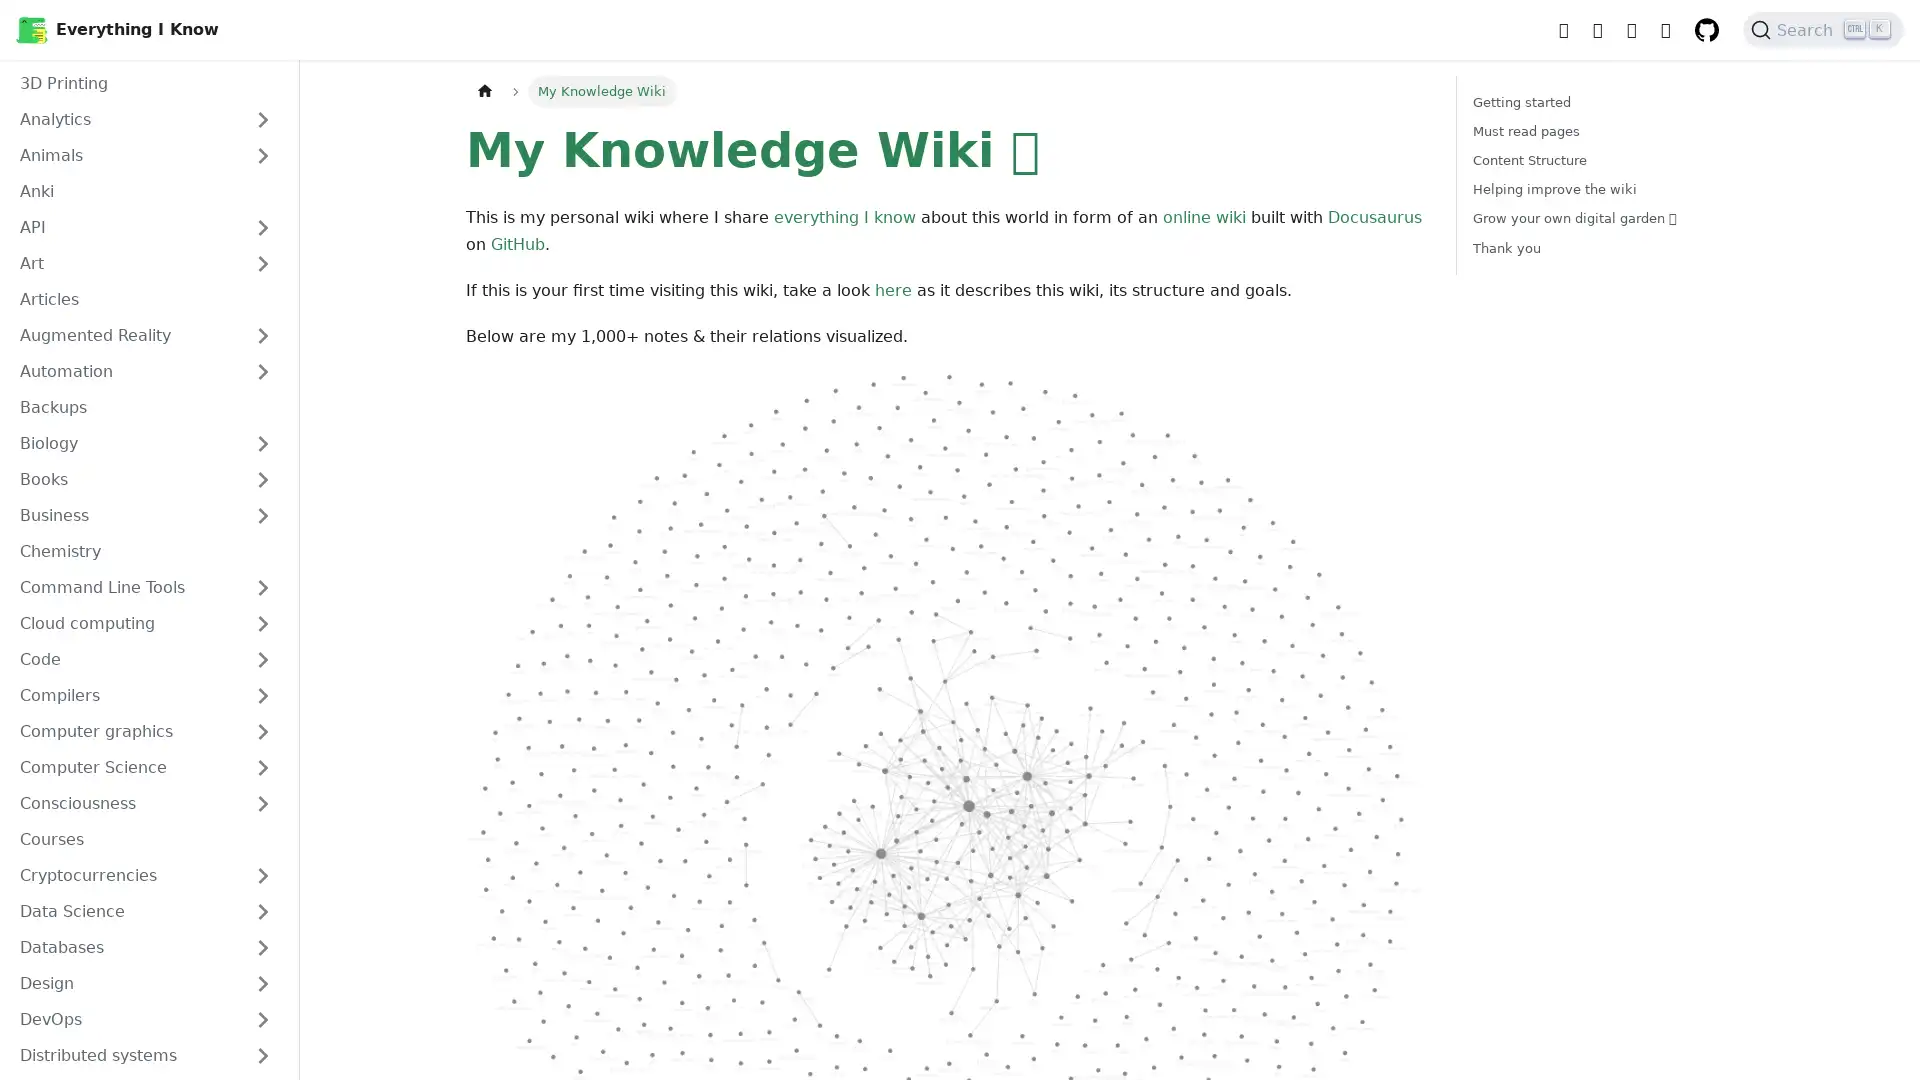  What do you see at coordinates (262, 659) in the screenshot?
I see `Toggle the collapsible sidebar category 'Code'` at bounding box center [262, 659].